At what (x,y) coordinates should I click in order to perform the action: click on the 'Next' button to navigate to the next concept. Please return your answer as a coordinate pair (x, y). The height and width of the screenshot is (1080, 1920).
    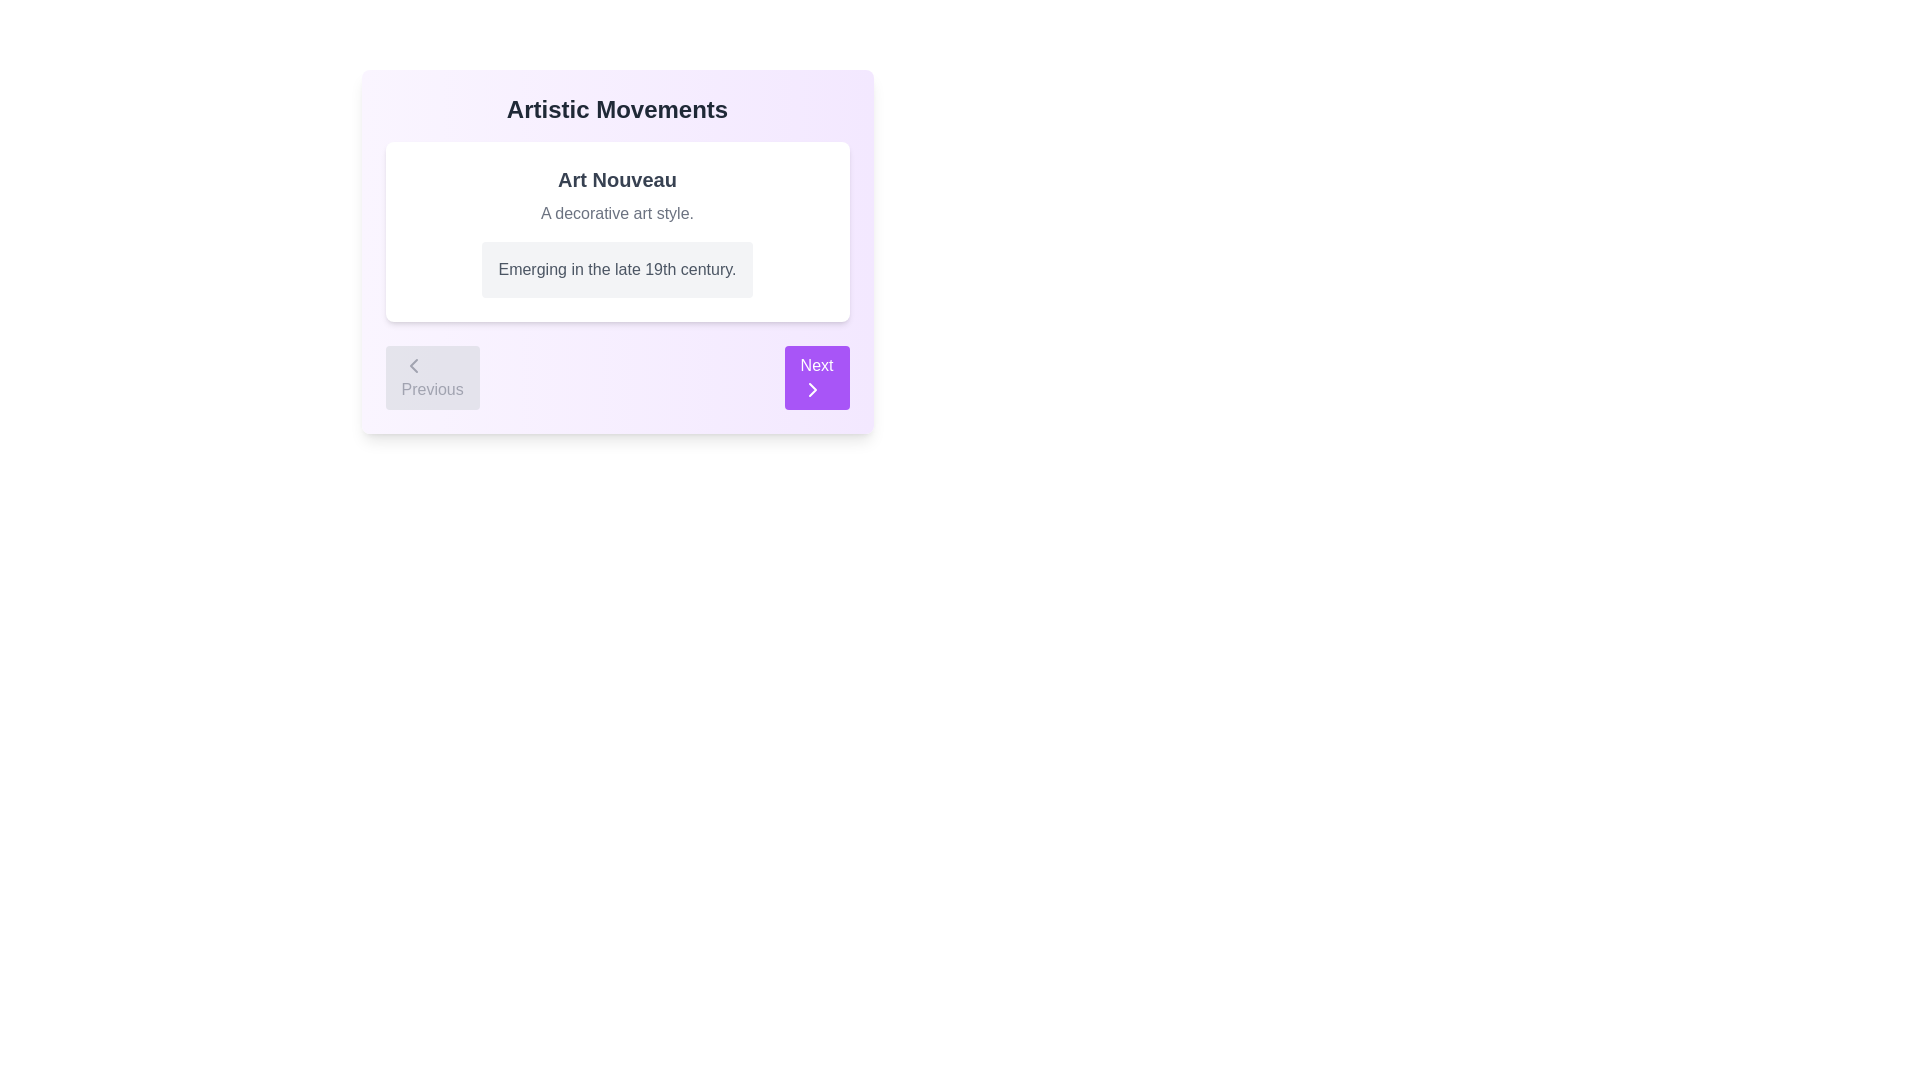
    Looking at the image, I should click on (816, 378).